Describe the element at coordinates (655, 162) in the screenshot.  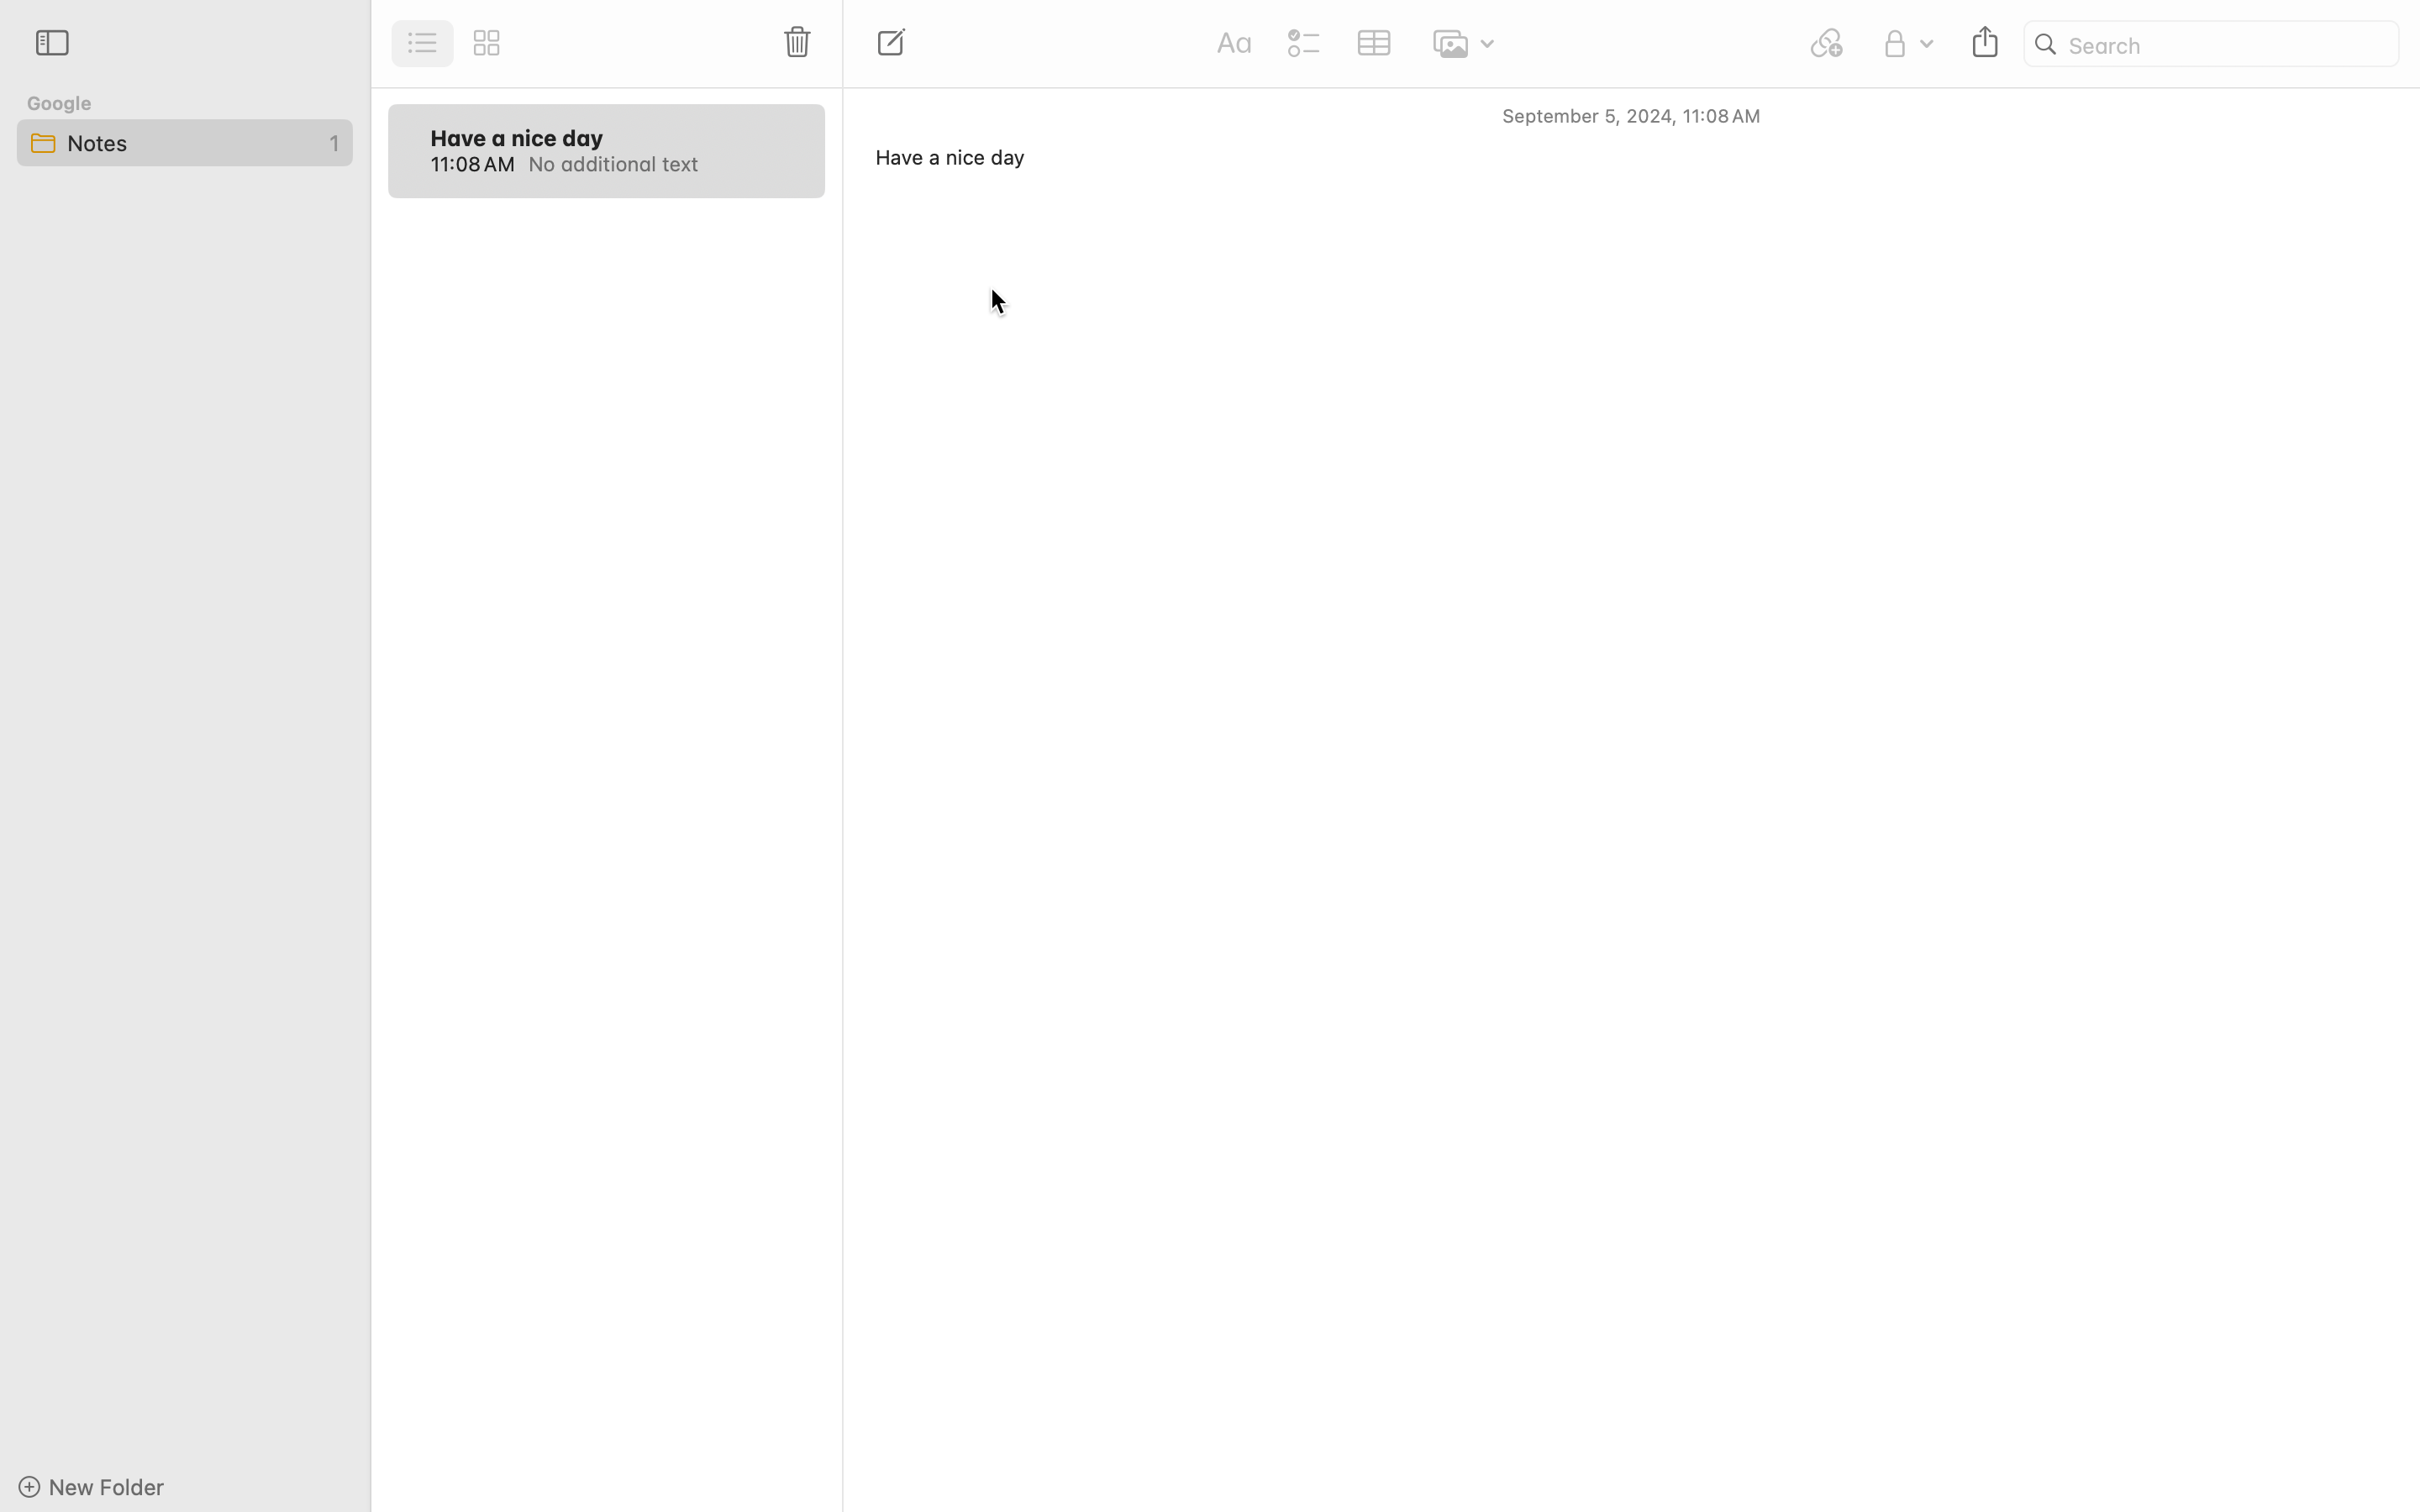
I see `'No additional text'` at that location.